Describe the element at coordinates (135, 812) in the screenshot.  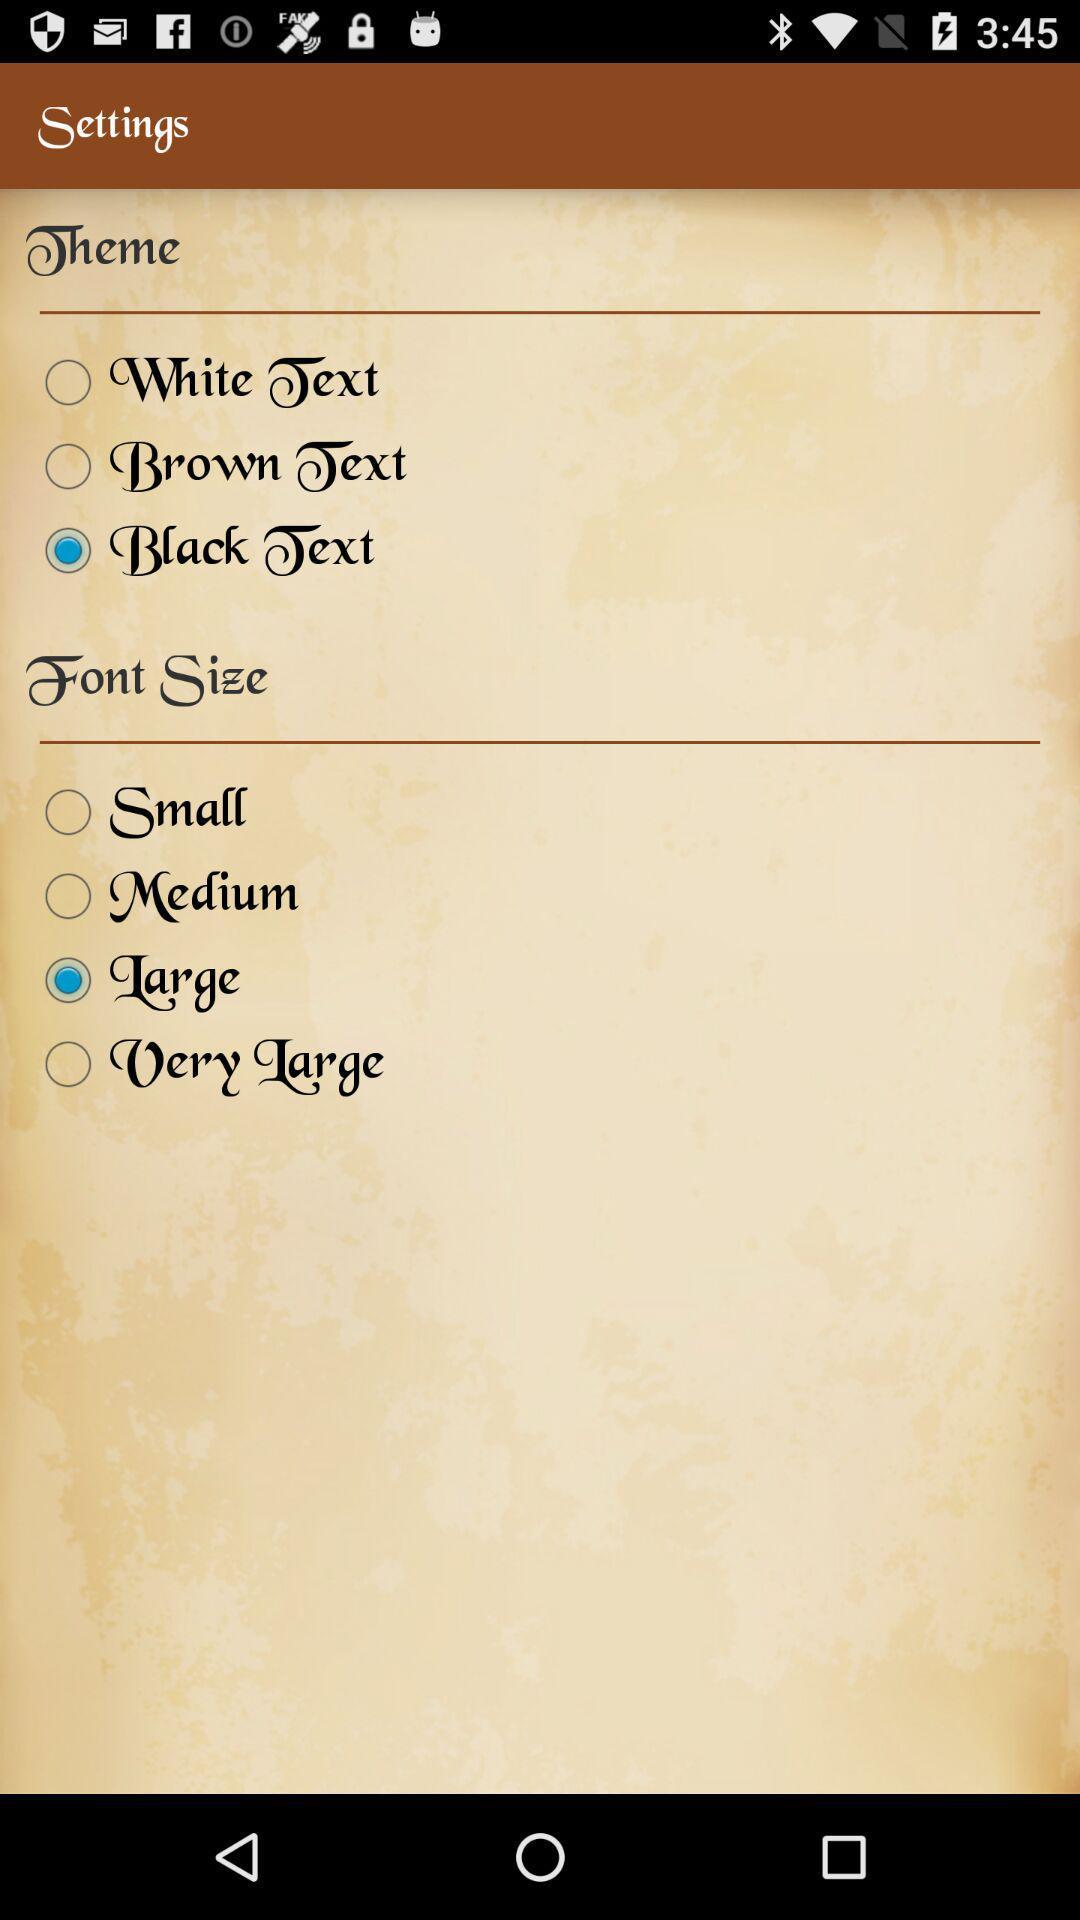
I see `item above the medium` at that location.